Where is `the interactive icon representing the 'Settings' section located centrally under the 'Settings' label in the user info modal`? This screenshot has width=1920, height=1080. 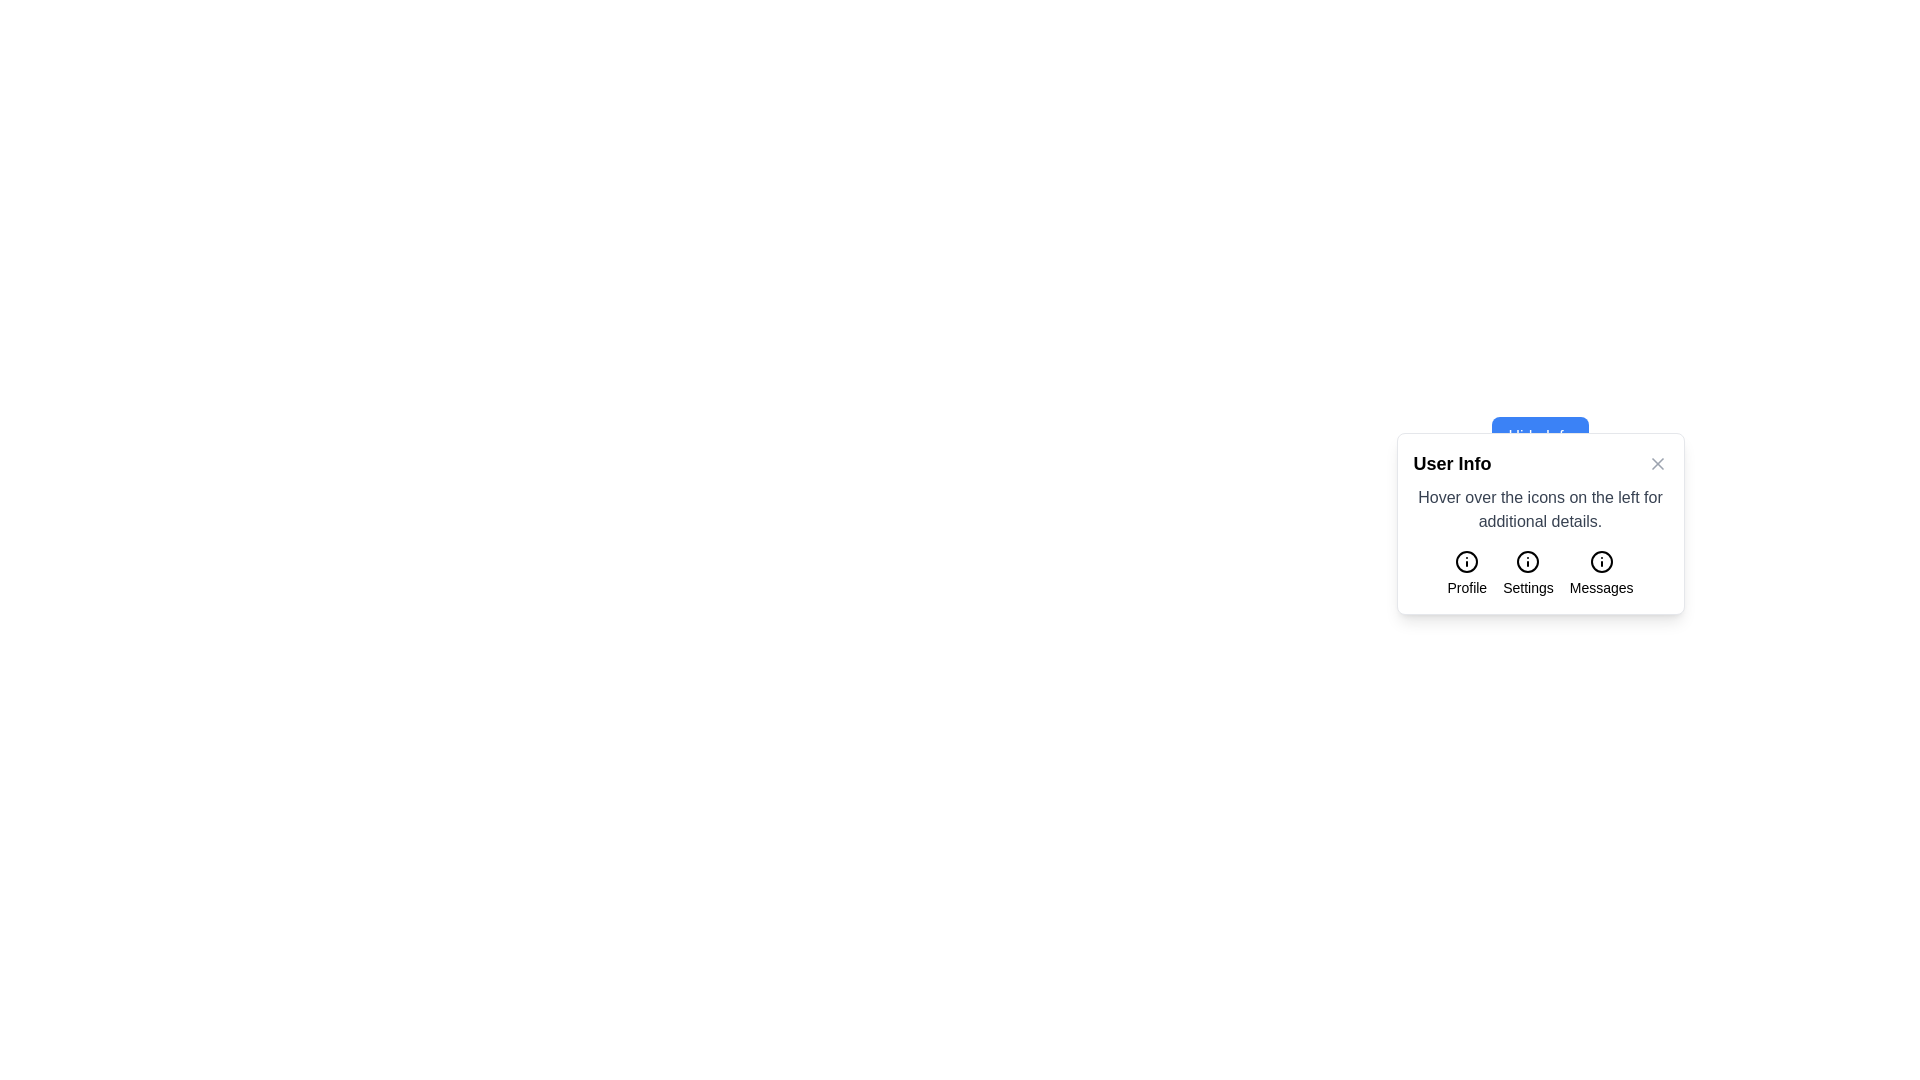 the interactive icon representing the 'Settings' section located centrally under the 'Settings' label in the user info modal is located at coordinates (1527, 562).